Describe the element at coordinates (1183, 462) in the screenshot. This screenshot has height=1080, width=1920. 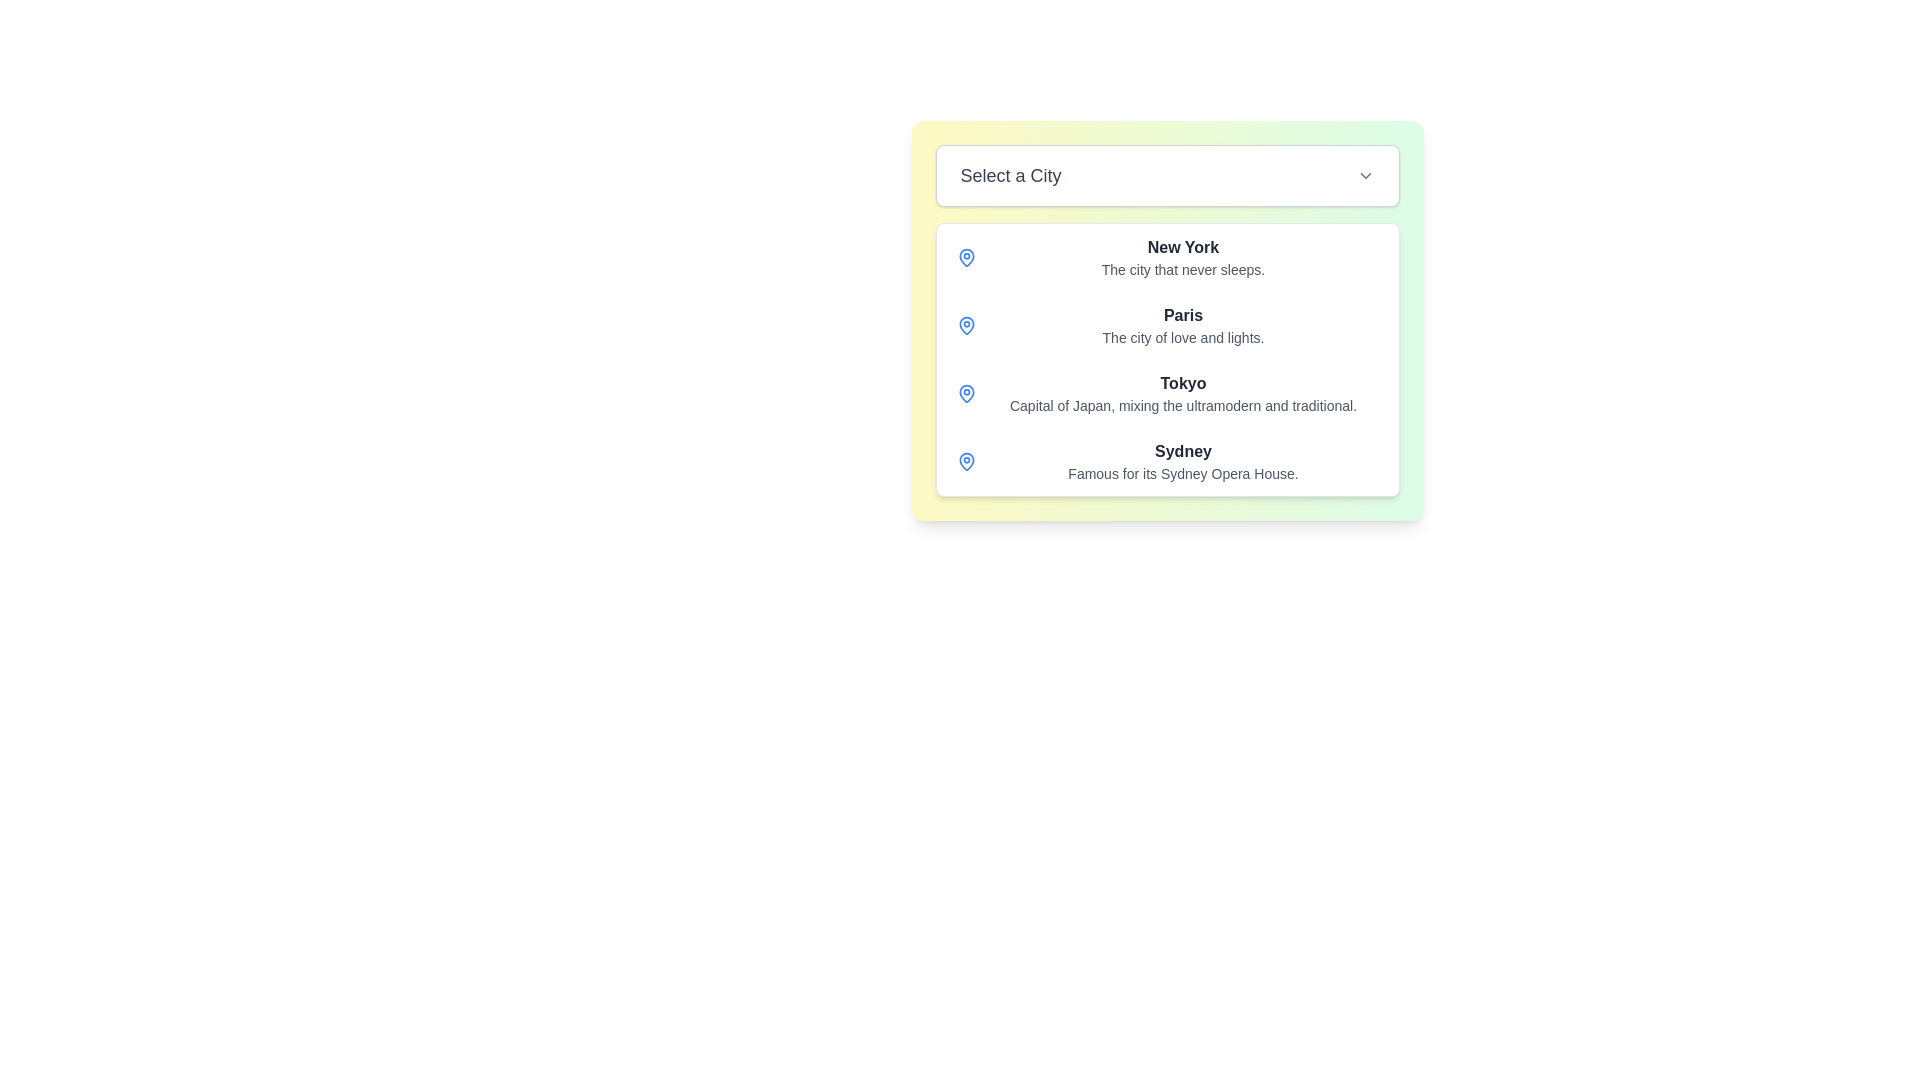
I see `the last item in the city-selection dropdown menu that represents 'Sydney'` at that location.